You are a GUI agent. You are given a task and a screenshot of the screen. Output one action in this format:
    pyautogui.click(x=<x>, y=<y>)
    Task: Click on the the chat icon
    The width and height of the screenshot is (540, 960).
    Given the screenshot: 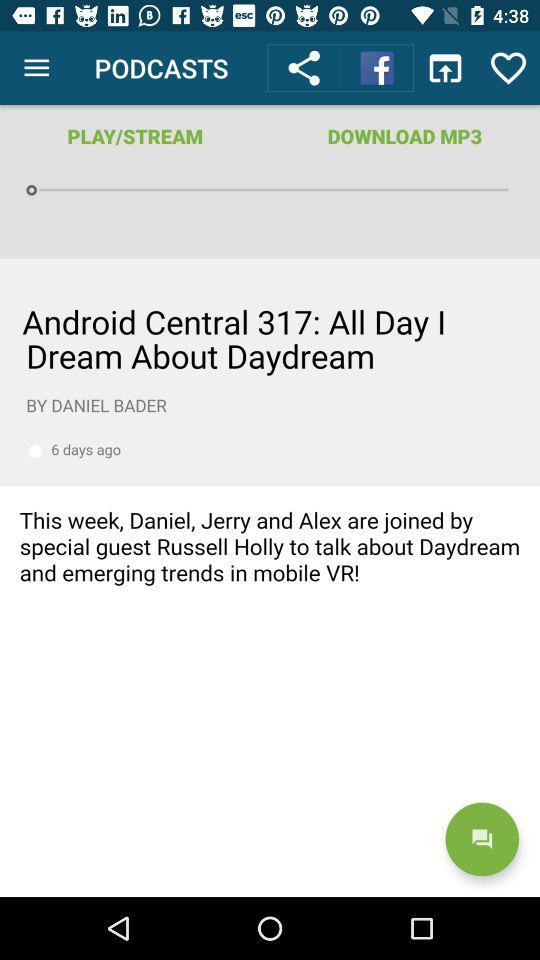 What is the action you would take?
    pyautogui.click(x=481, y=839)
    